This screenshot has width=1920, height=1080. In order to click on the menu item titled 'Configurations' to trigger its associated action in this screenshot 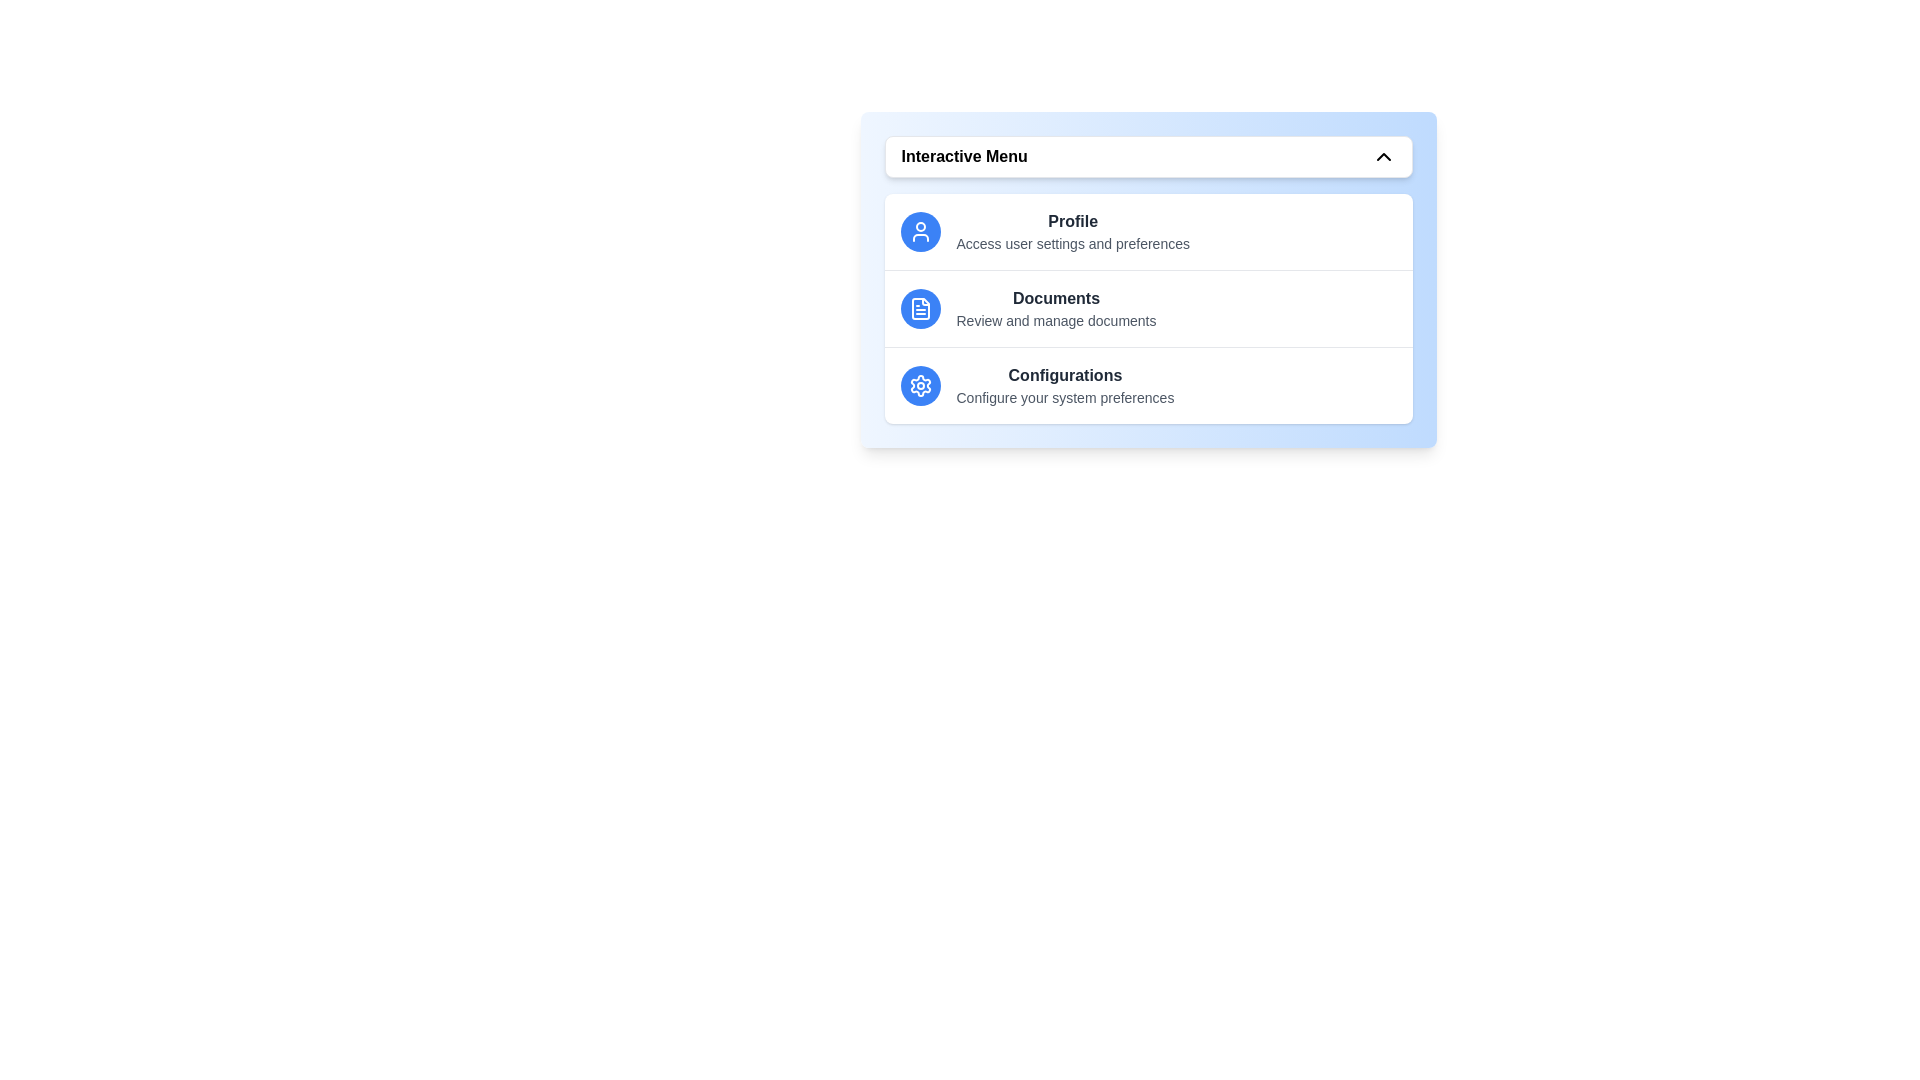, I will do `click(1064, 375)`.